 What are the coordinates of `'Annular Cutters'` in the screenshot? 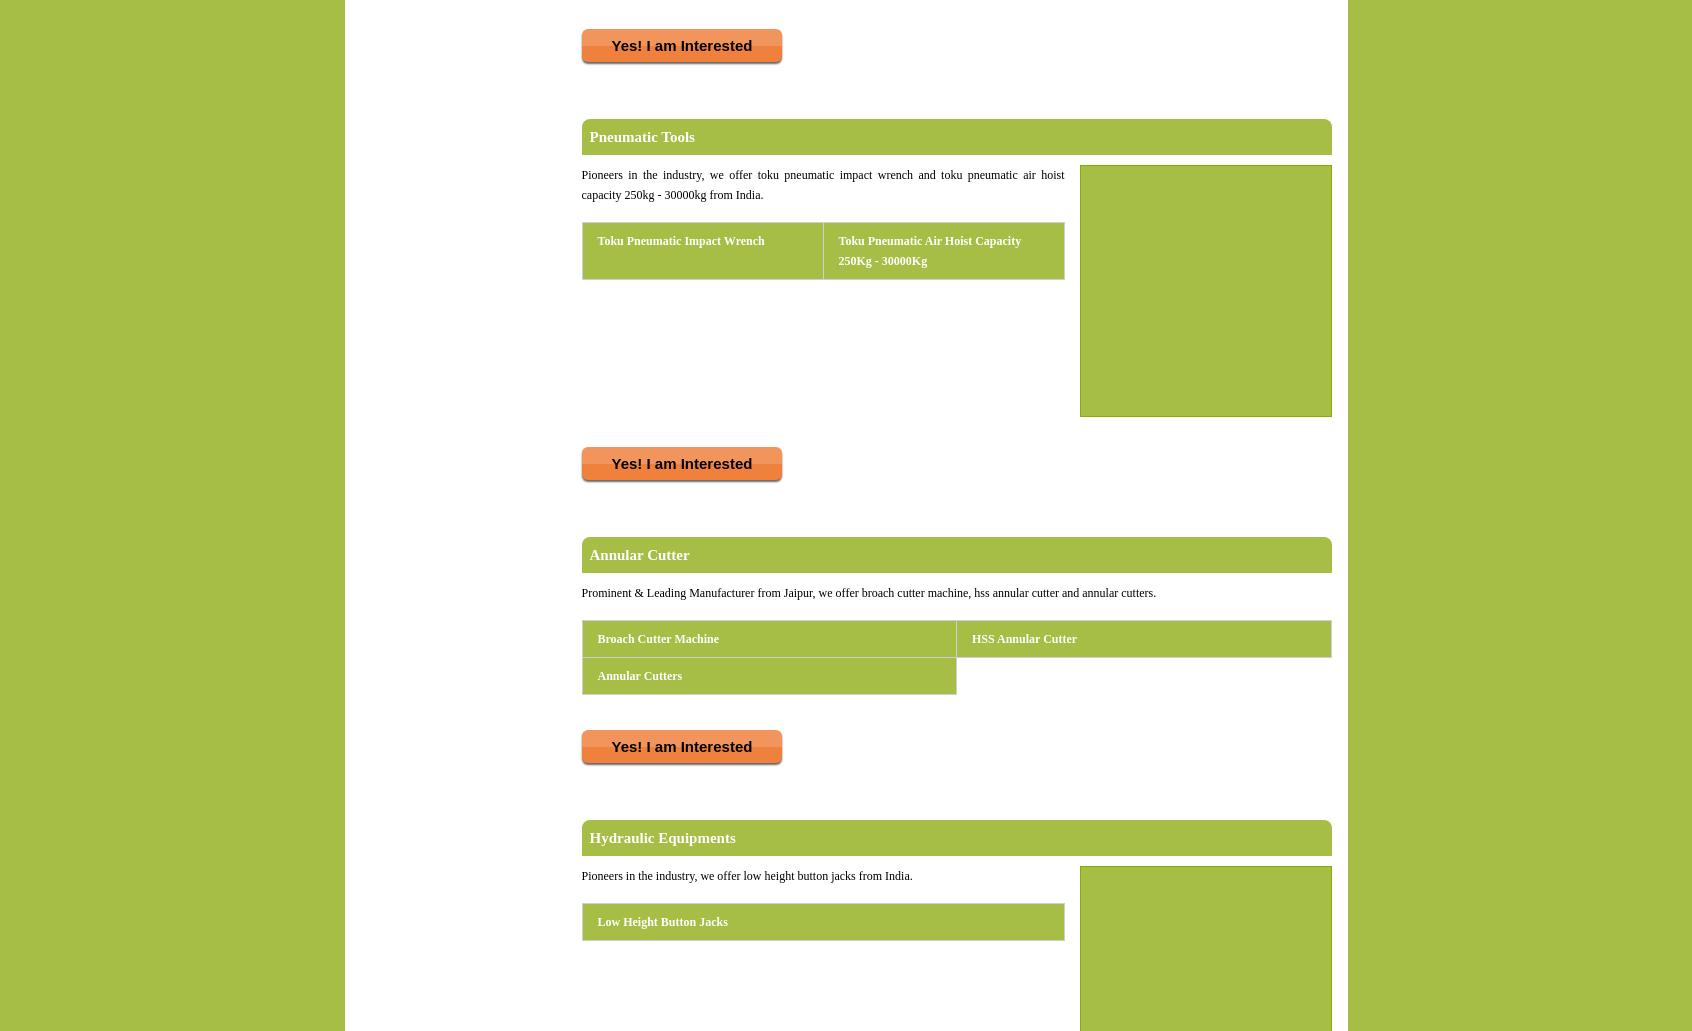 It's located at (595, 676).